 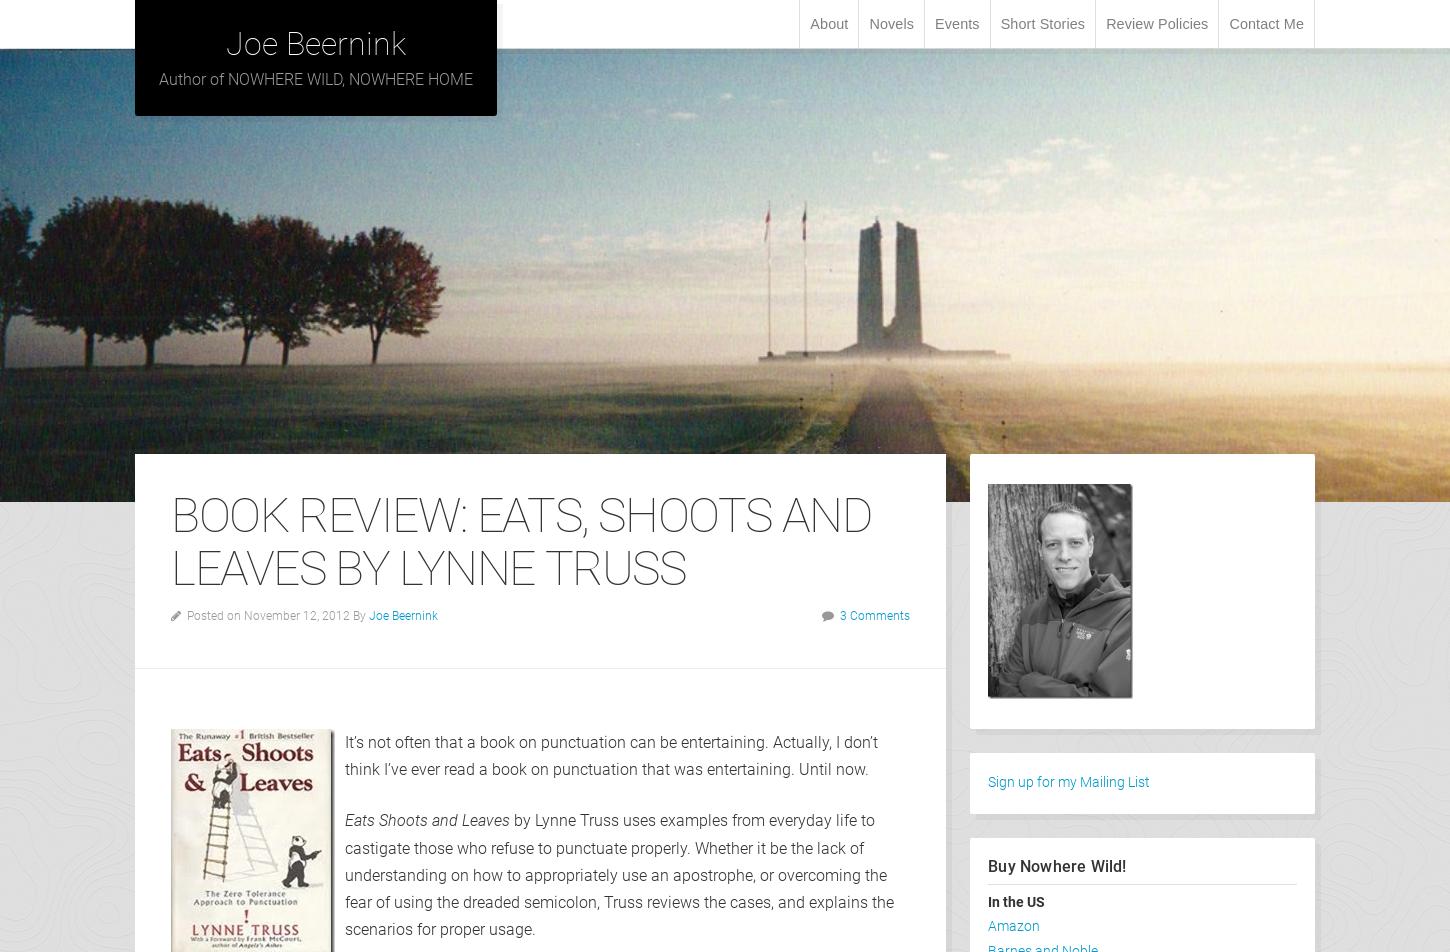 I want to click on 'Sign up for my Mailing List', so click(x=1068, y=782).